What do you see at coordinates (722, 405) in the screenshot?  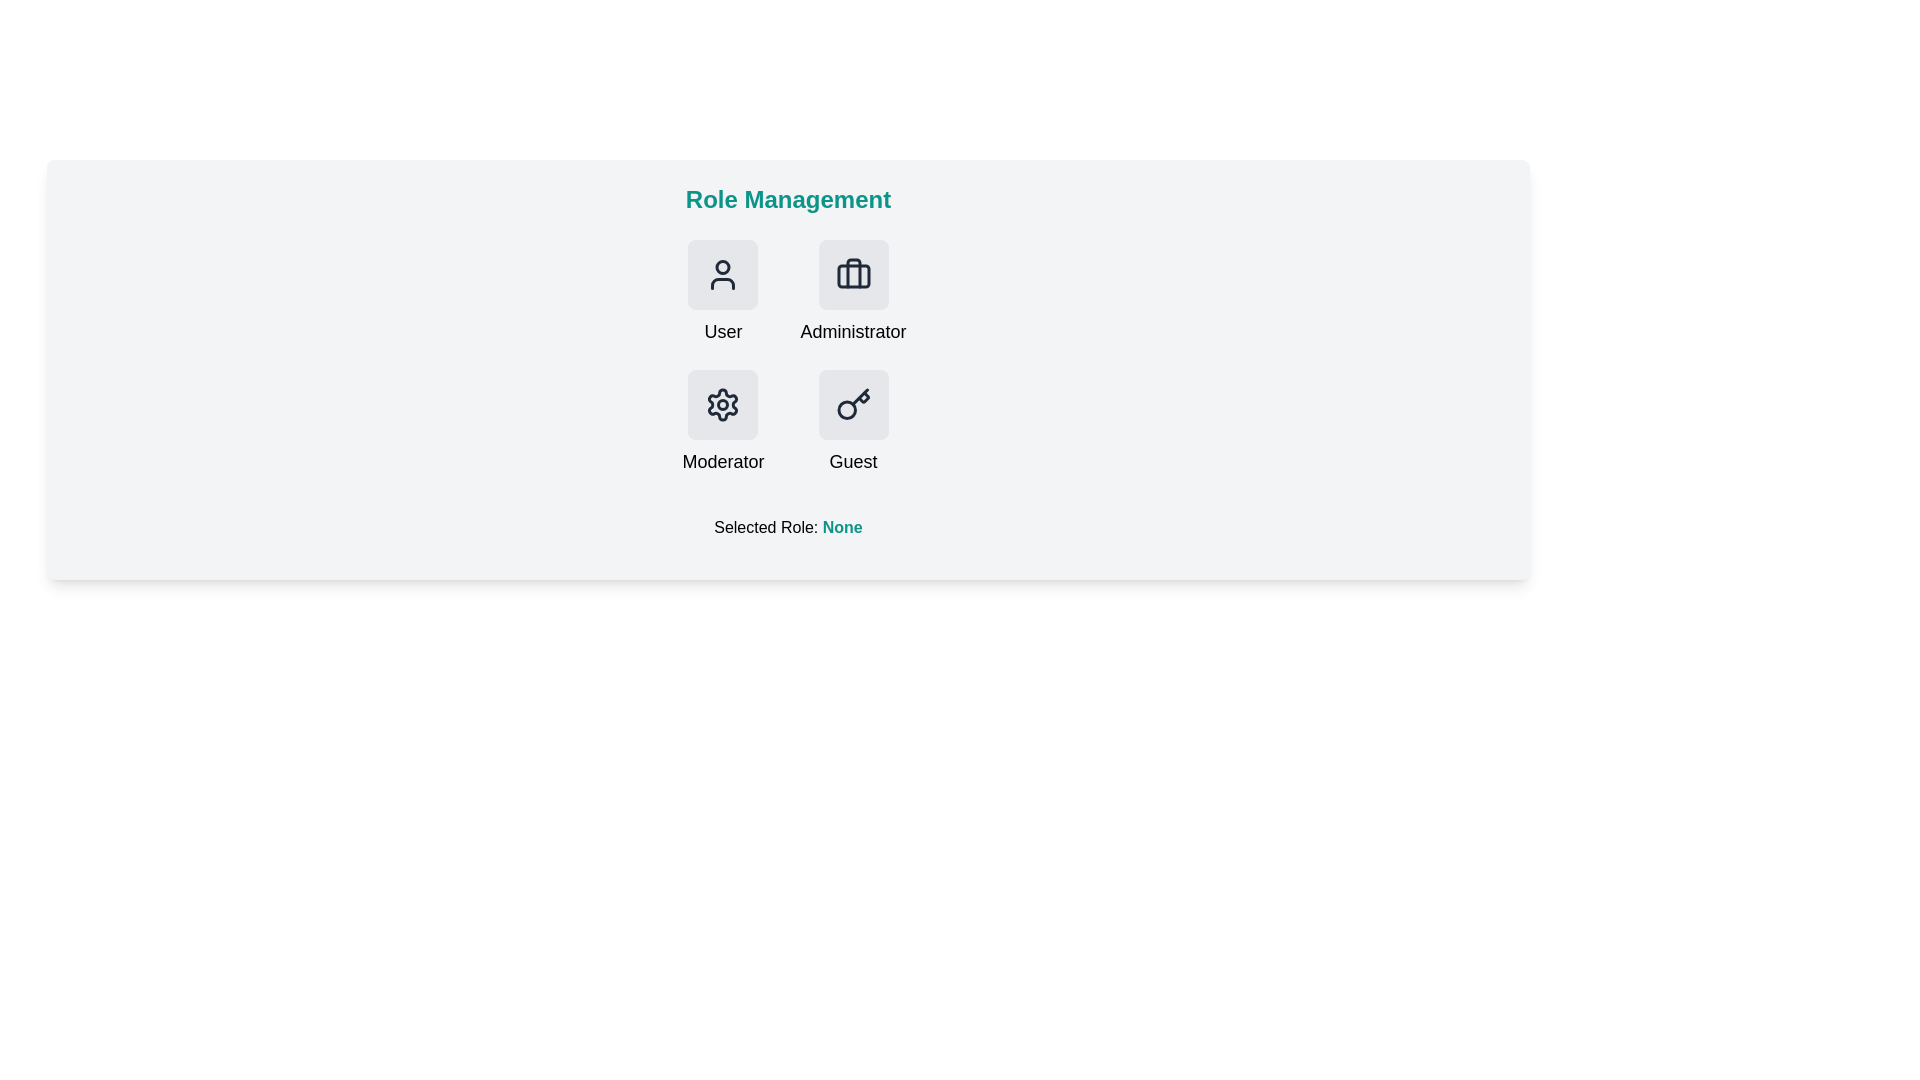 I see `the settings icon representing actions for the 'Moderator' role, located at the center of the 'Moderator' button in the Role Management section` at bounding box center [722, 405].